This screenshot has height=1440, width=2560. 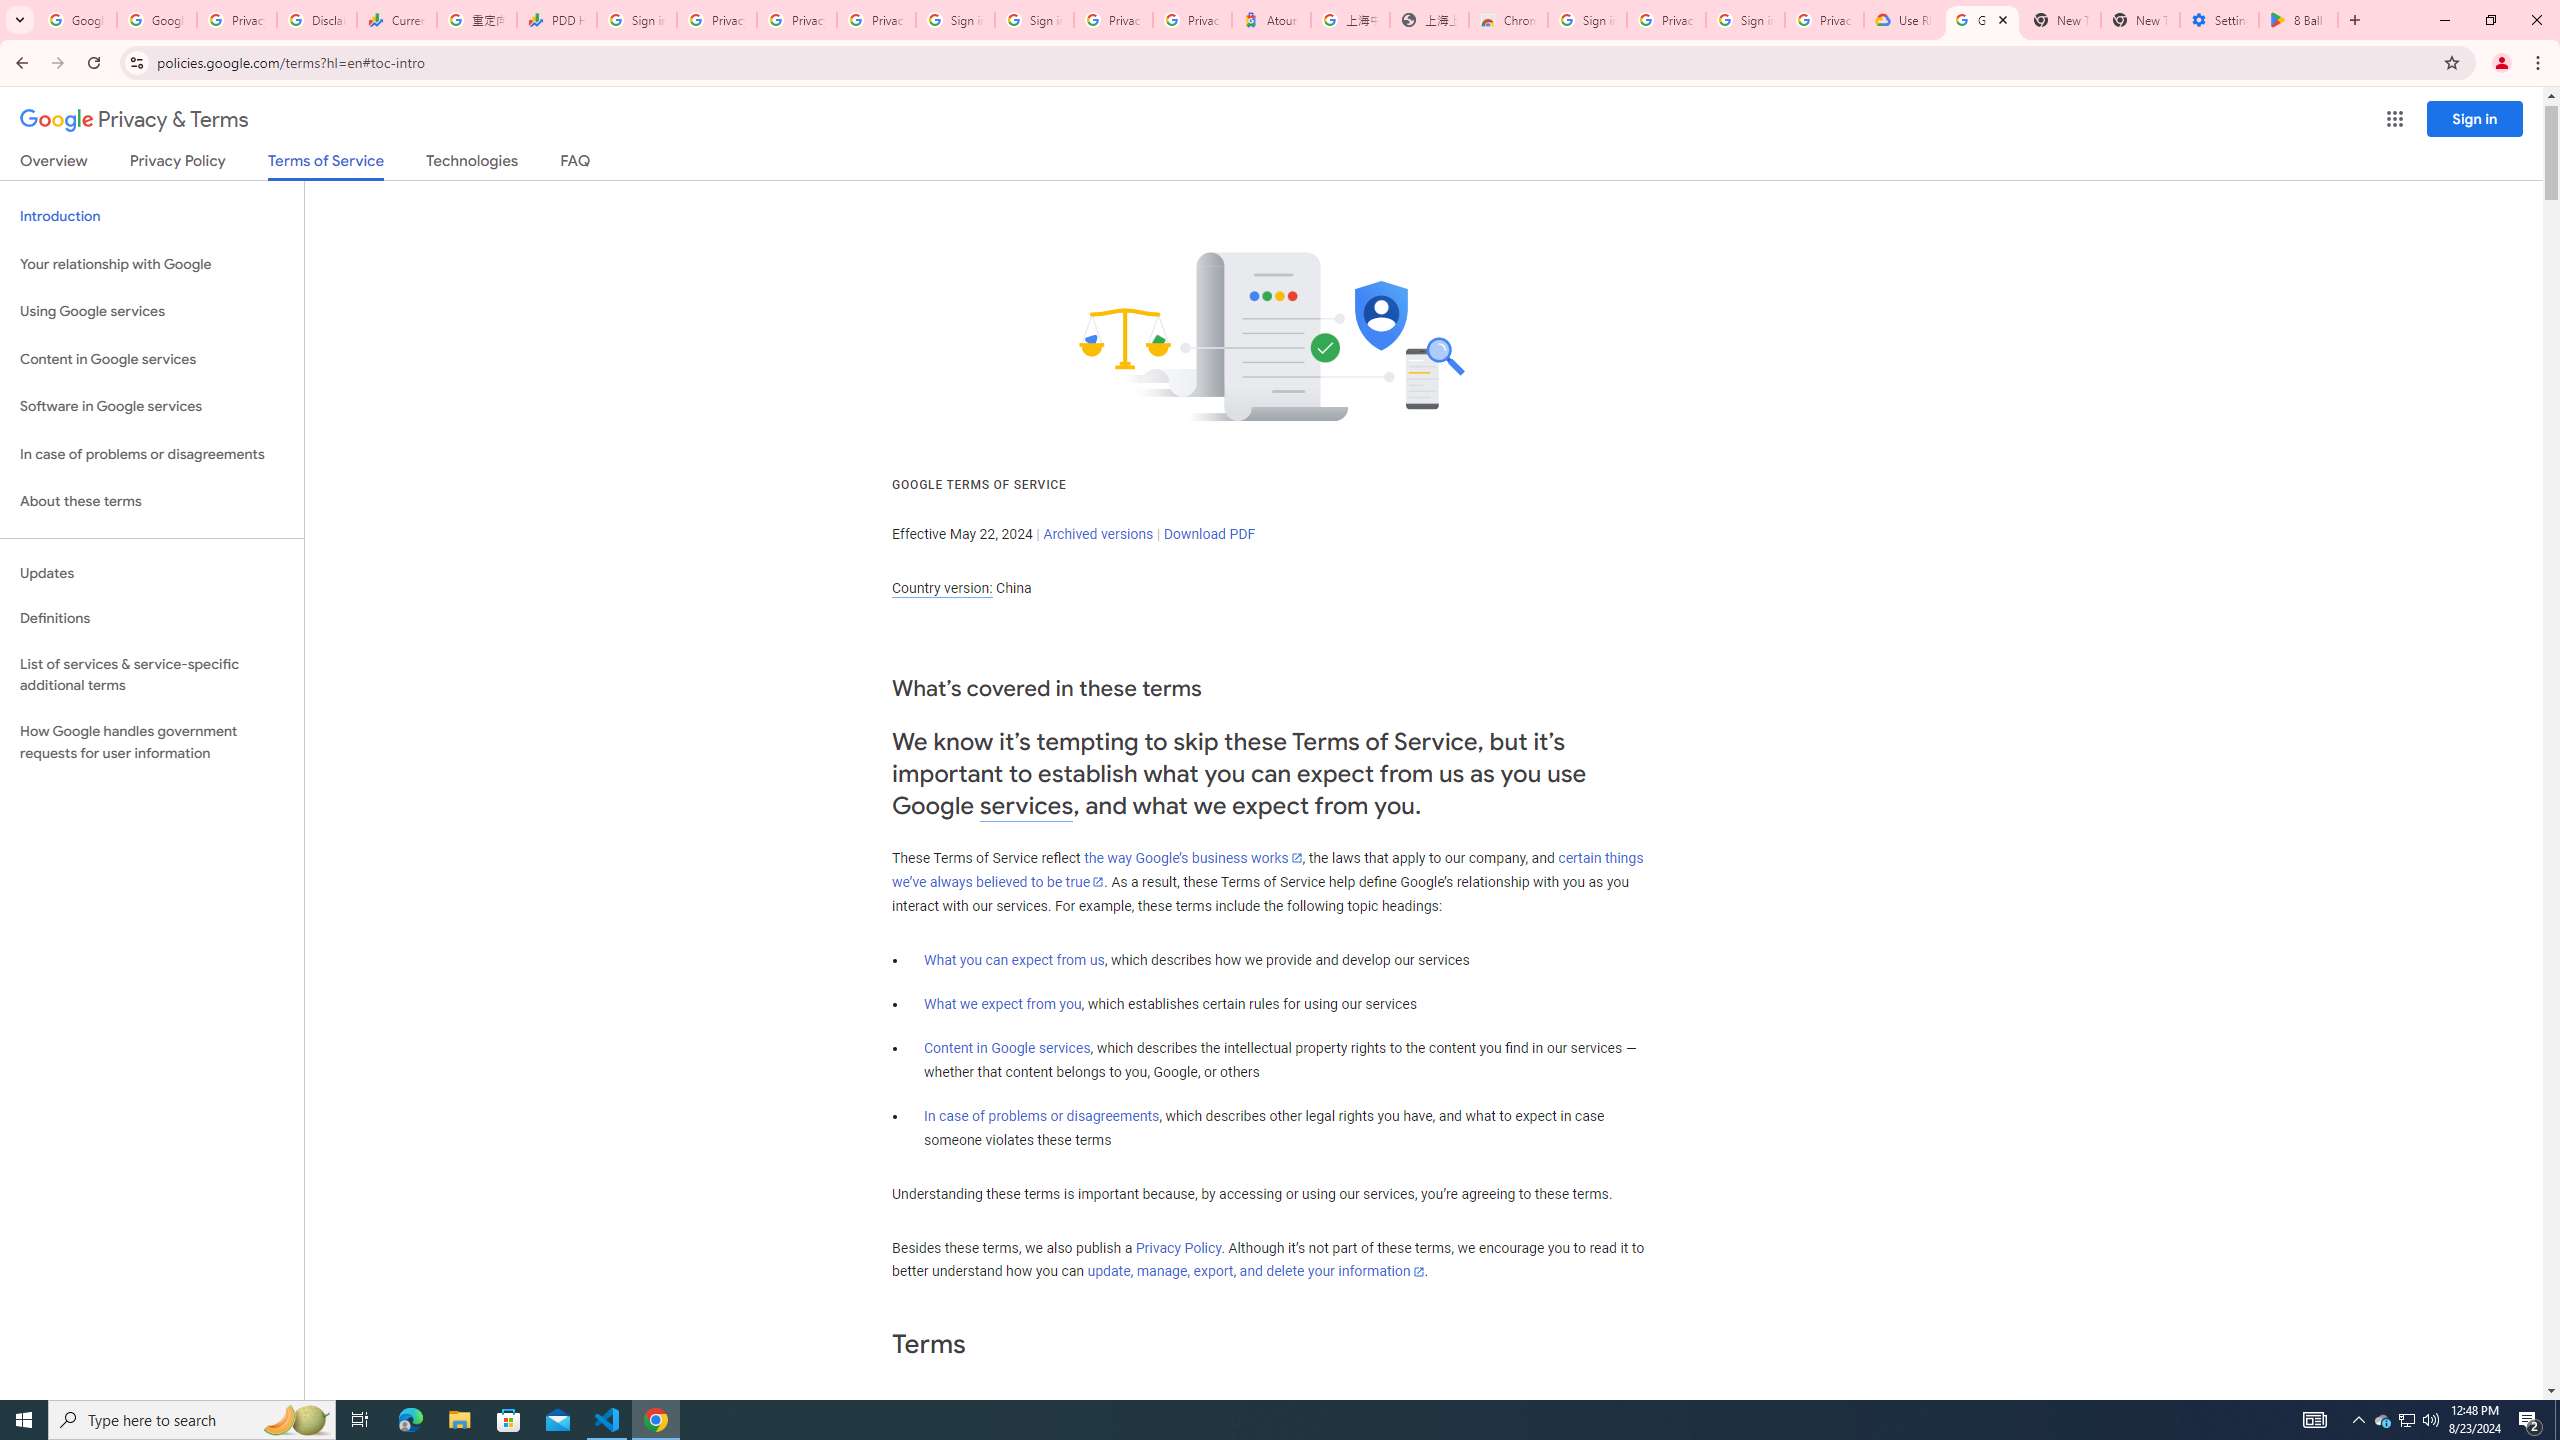 What do you see at coordinates (151, 501) in the screenshot?
I see `'About these terms'` at bounding box center [151, 501].